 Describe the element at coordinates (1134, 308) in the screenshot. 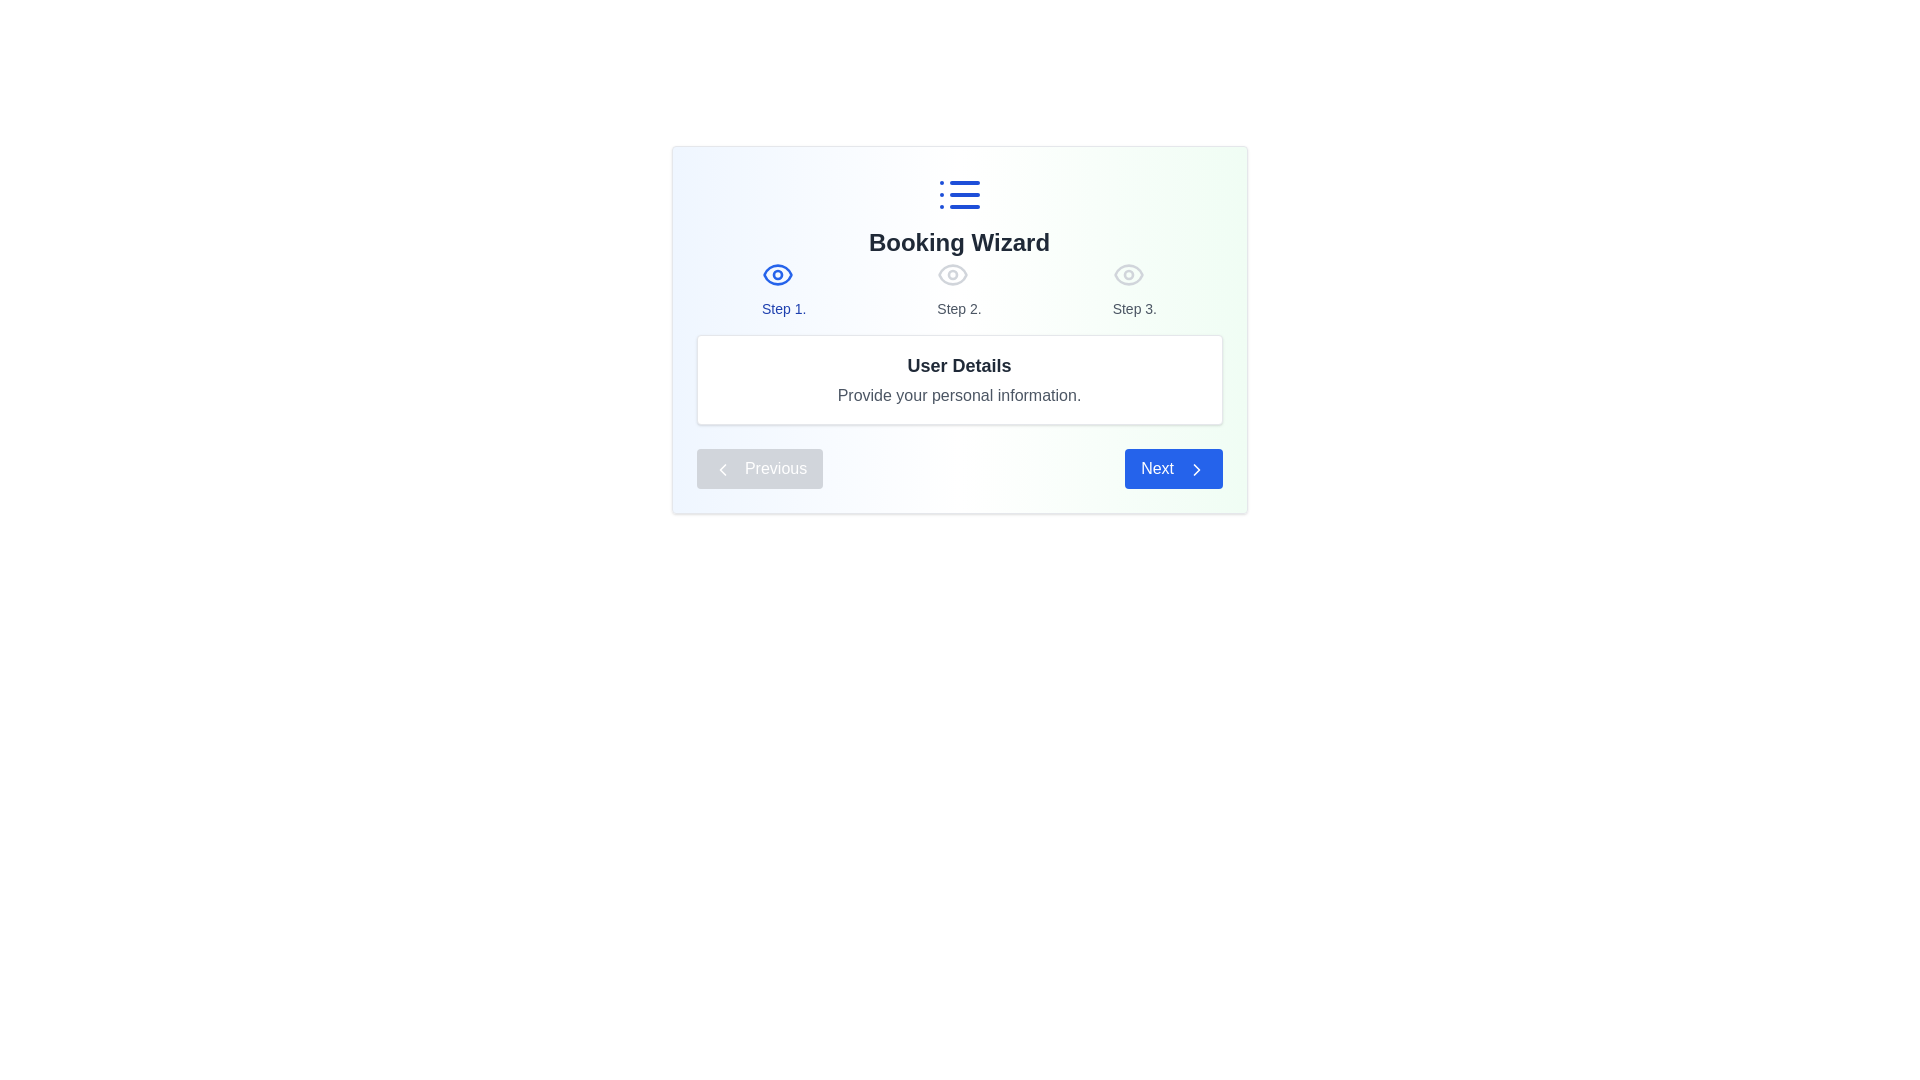

I see `the Text label indicating 'Step 3.' which is positioned at the top-center of the interface, serving as an indicator for the current stage in a process` at that location.